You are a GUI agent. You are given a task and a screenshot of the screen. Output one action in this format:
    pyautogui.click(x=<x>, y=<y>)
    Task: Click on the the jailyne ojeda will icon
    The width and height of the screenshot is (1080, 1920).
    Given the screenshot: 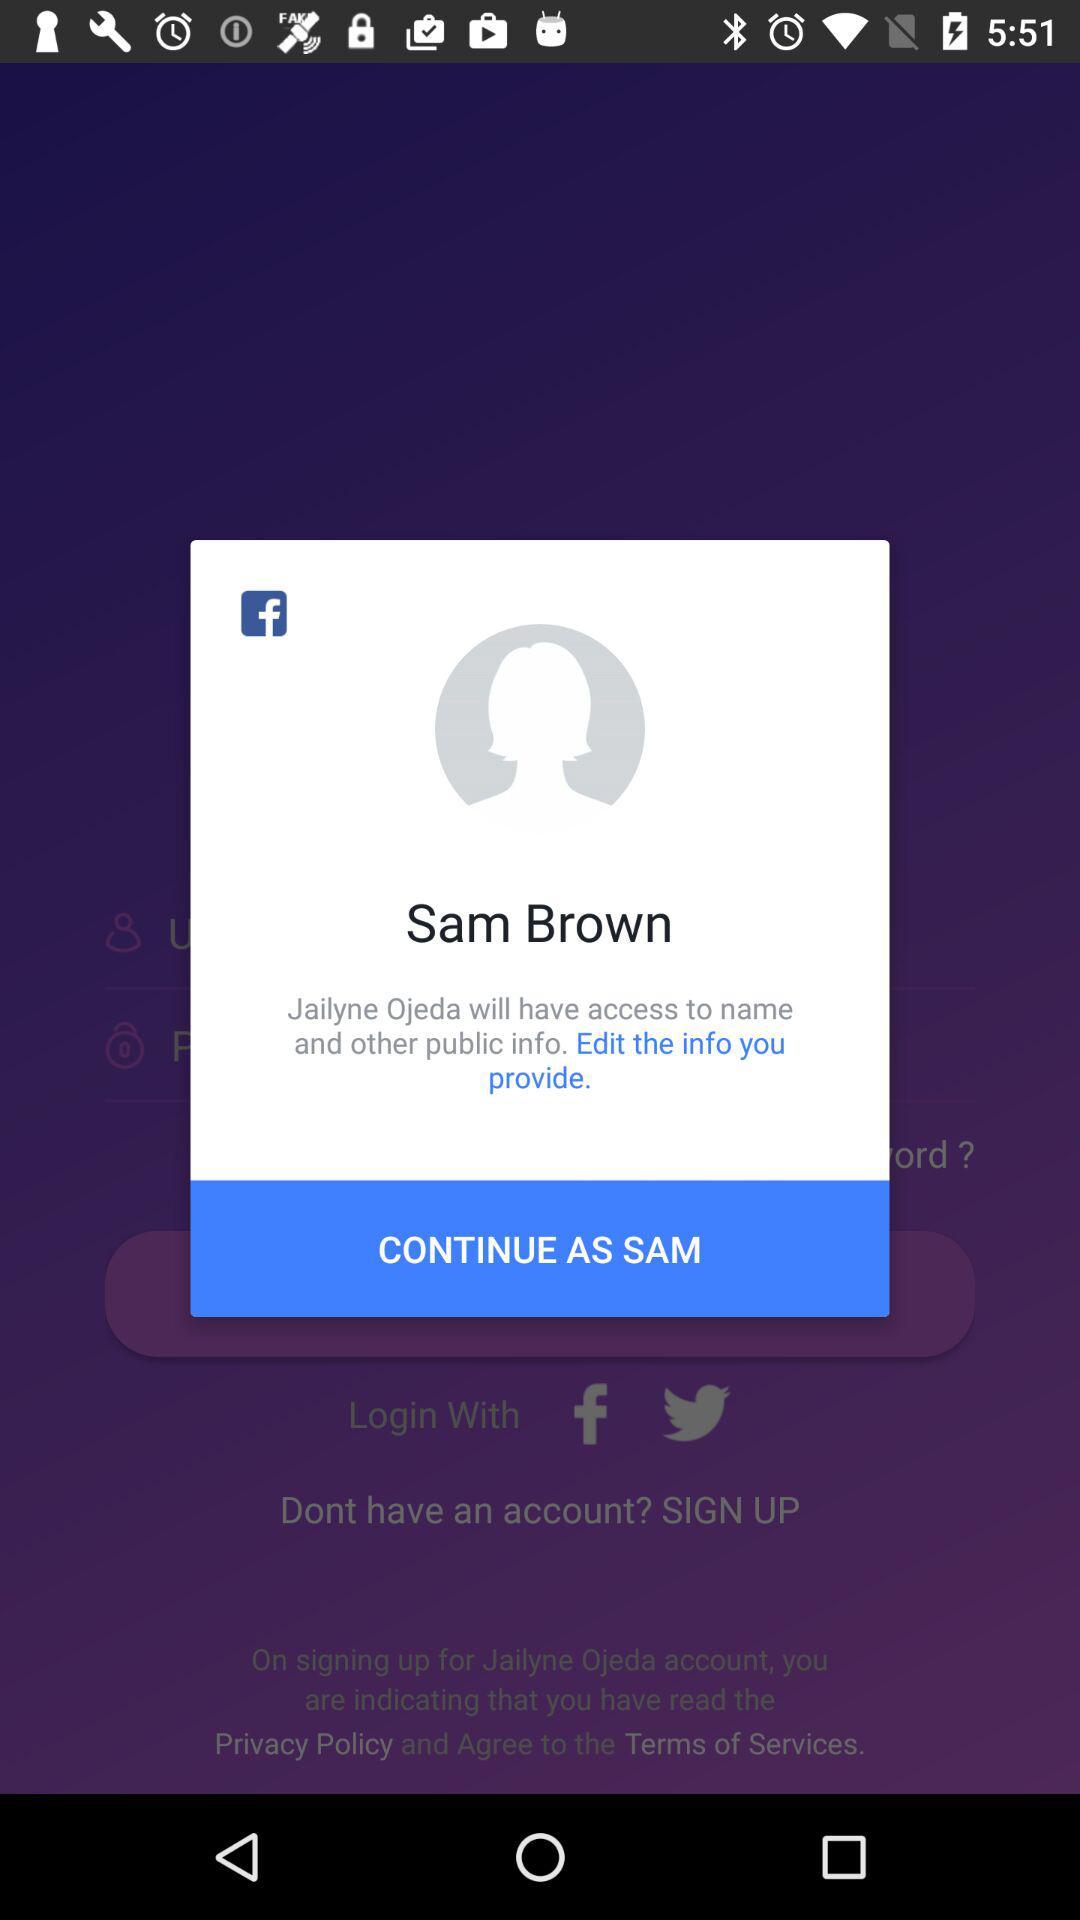 What is the action you would take?
    pyautogui.click(x=540, y=1041)
    